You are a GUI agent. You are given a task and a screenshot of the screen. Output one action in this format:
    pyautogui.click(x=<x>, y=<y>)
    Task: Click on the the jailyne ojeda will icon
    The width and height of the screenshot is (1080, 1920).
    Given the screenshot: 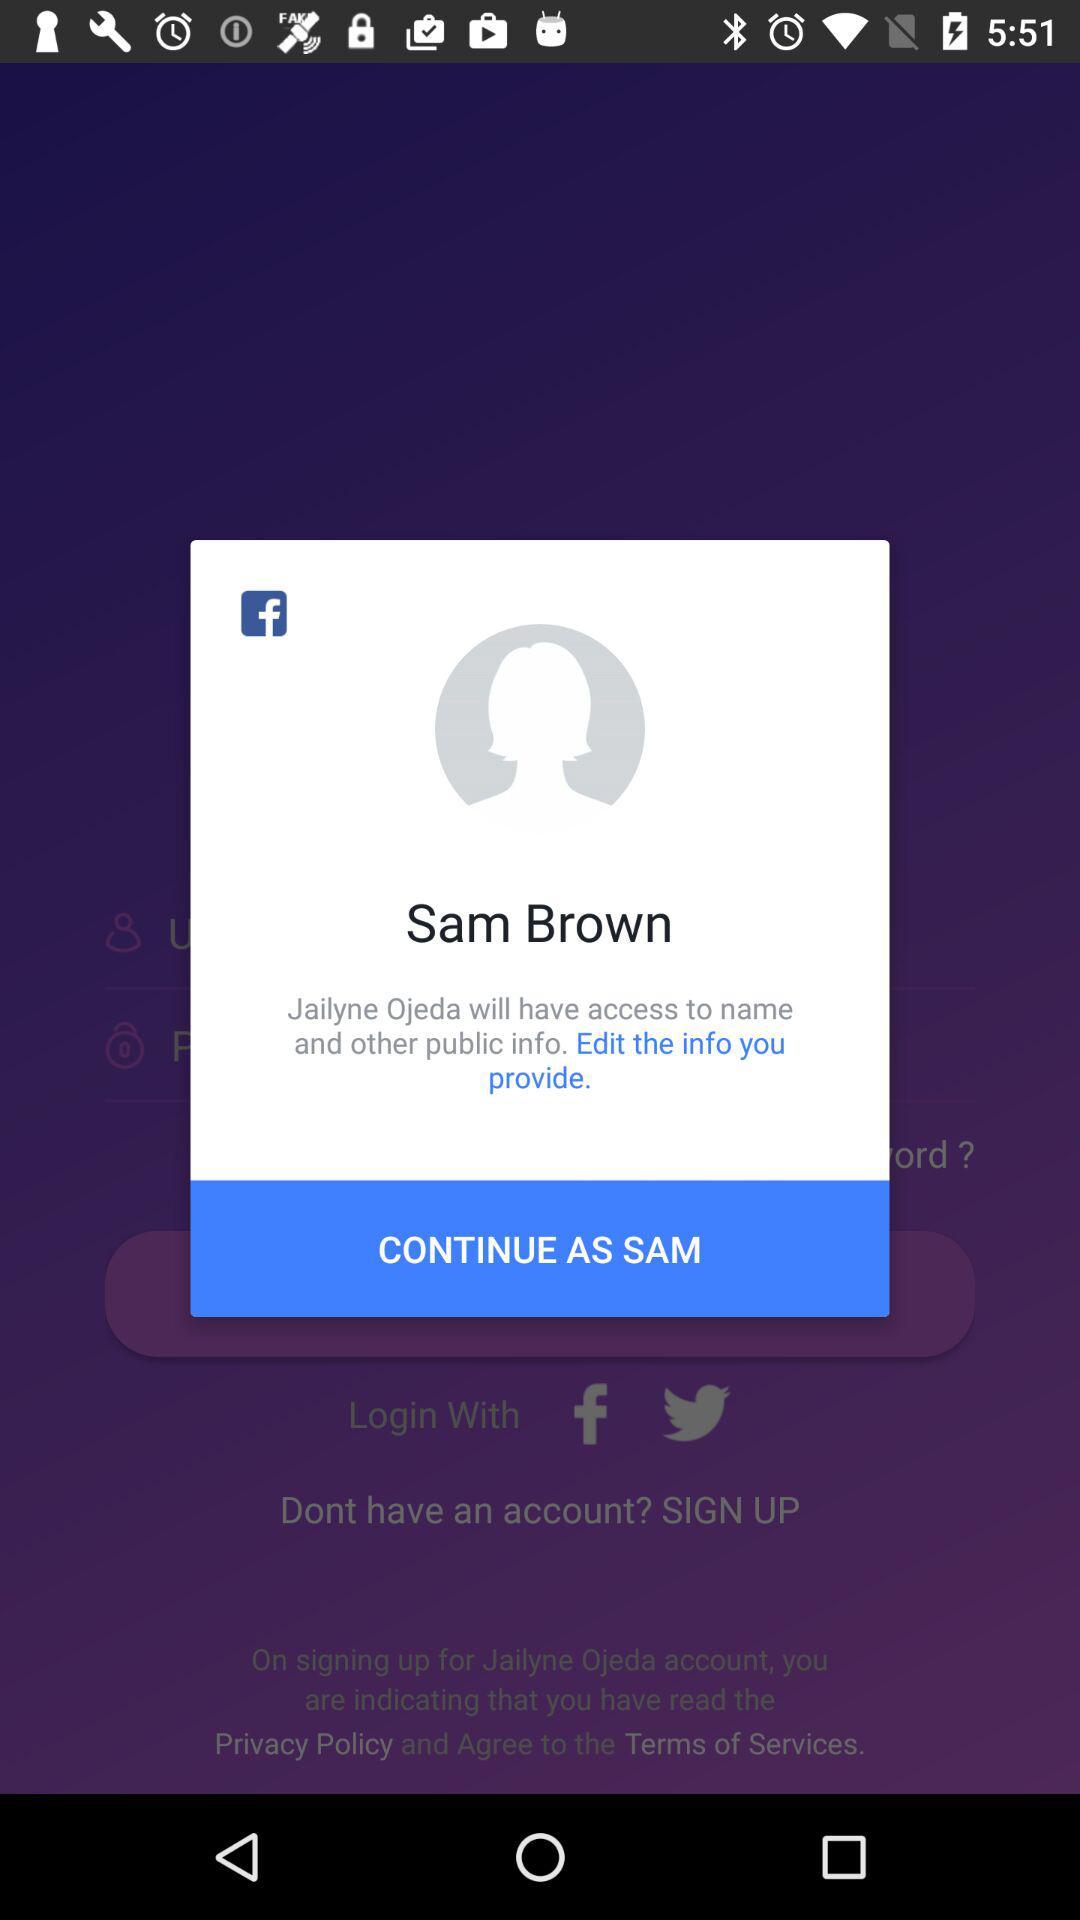 What is the action you would take?
    pyautogui.click(x=540, y=1041)
    